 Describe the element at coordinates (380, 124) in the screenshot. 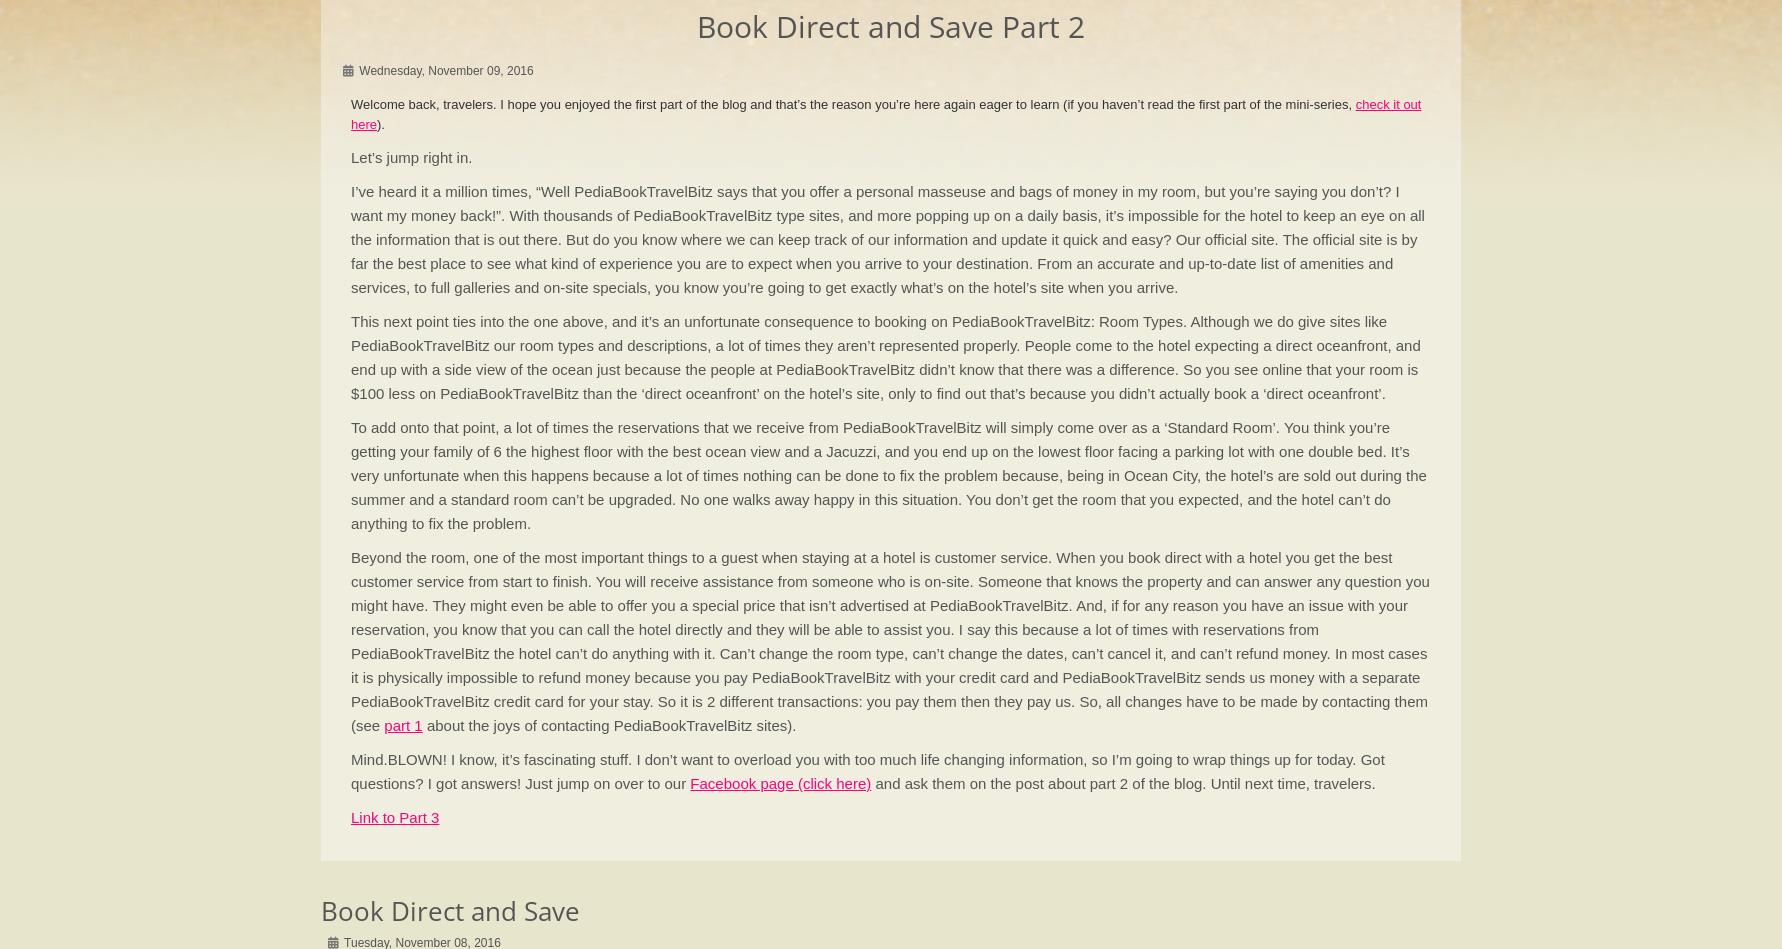

I see `').'` at that location.